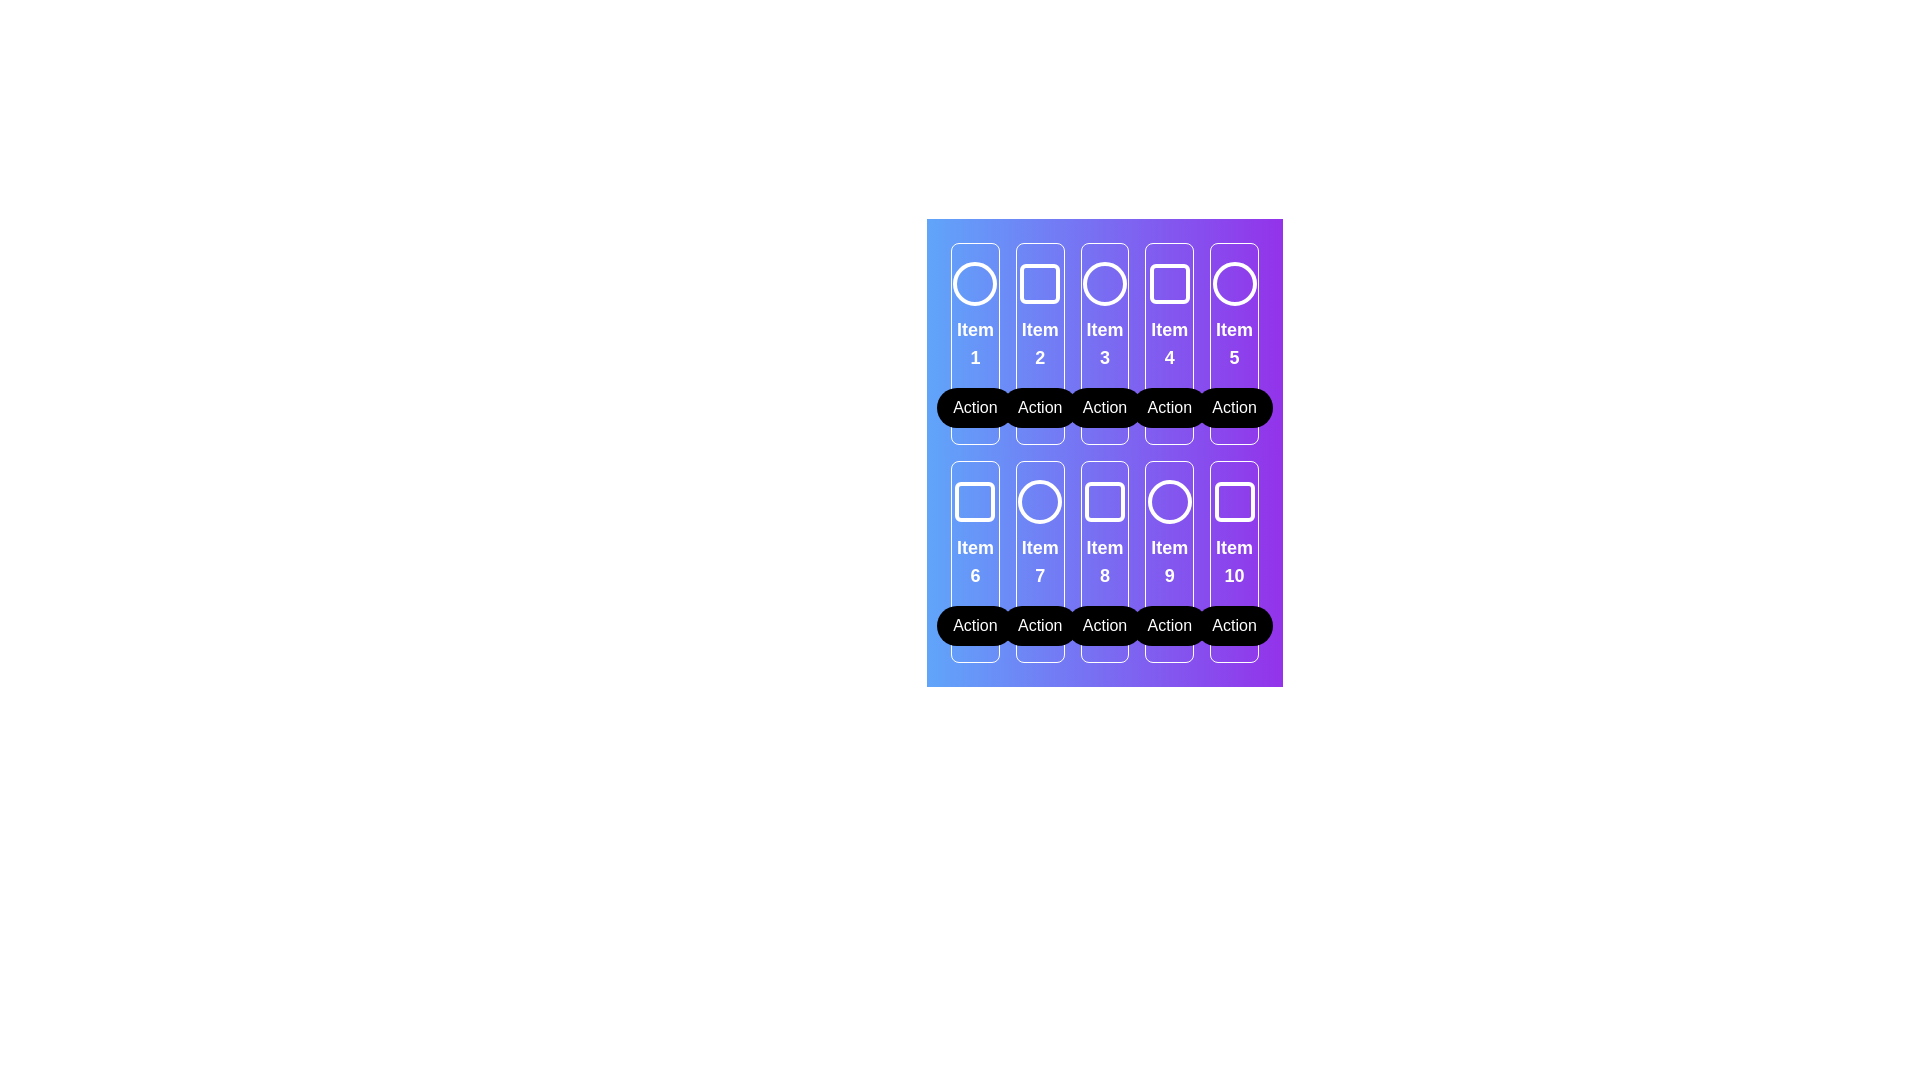 The width and height of the screenshot is (1920, 1080). Describe the element at coordinates (975, 562) in the screenshot. I see `the text label displaying 'Item 6', which is prominently styled in a larger font and bold weight, located in the first cell of the second row of a grid layout` at that location.